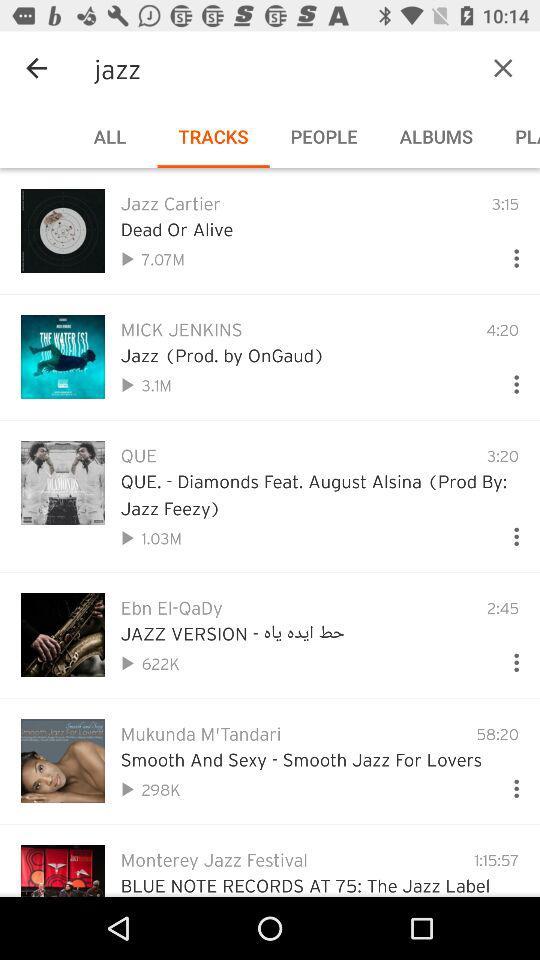 This screenshot has width=540, height=960. I want to click on more options, so click(508, 784).